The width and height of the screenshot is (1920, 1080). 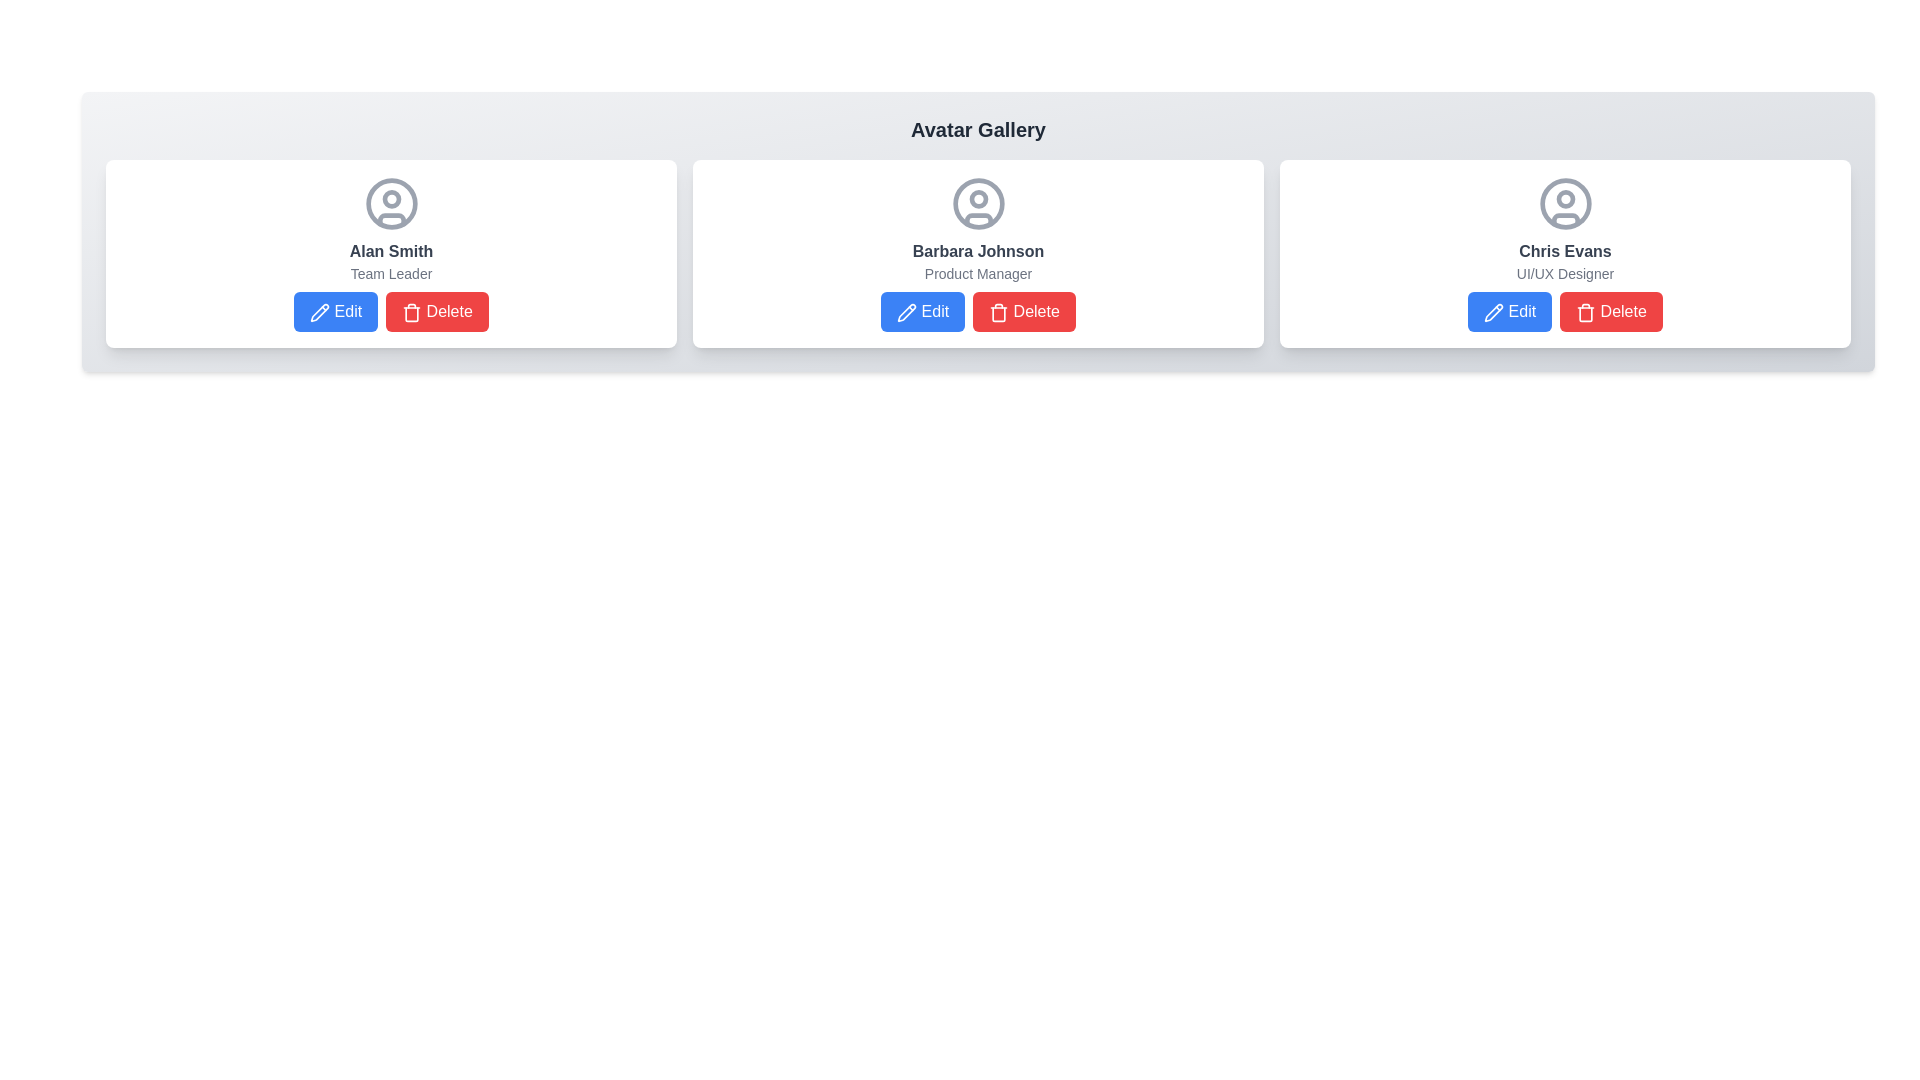 I want to click on the trash can icon within the red 'Delete' button located at the bottom right of the 'Alan Smith - Team Leader' card, so click(x=411, y=312).